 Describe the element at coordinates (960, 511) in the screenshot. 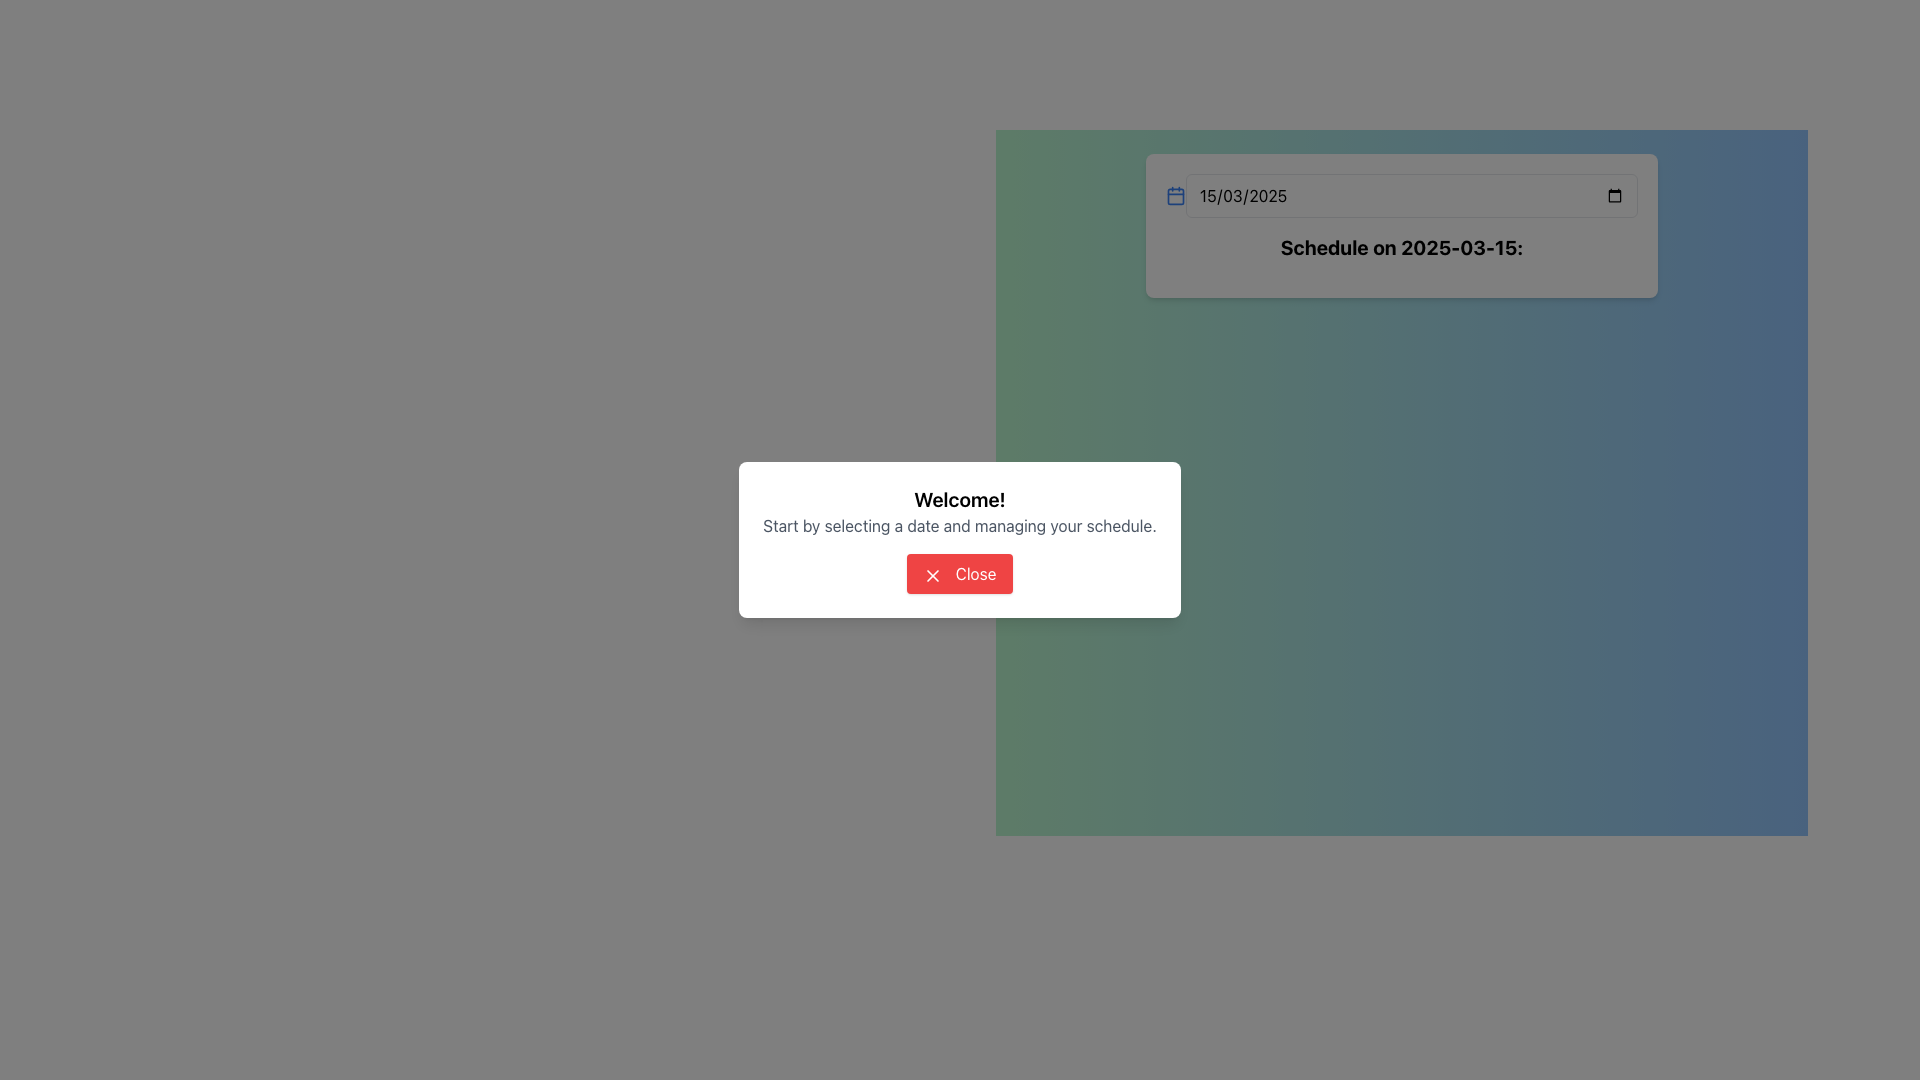

I see `the 'Welcome!' text in the Text Group to trigger any potential hover effects` at that location.